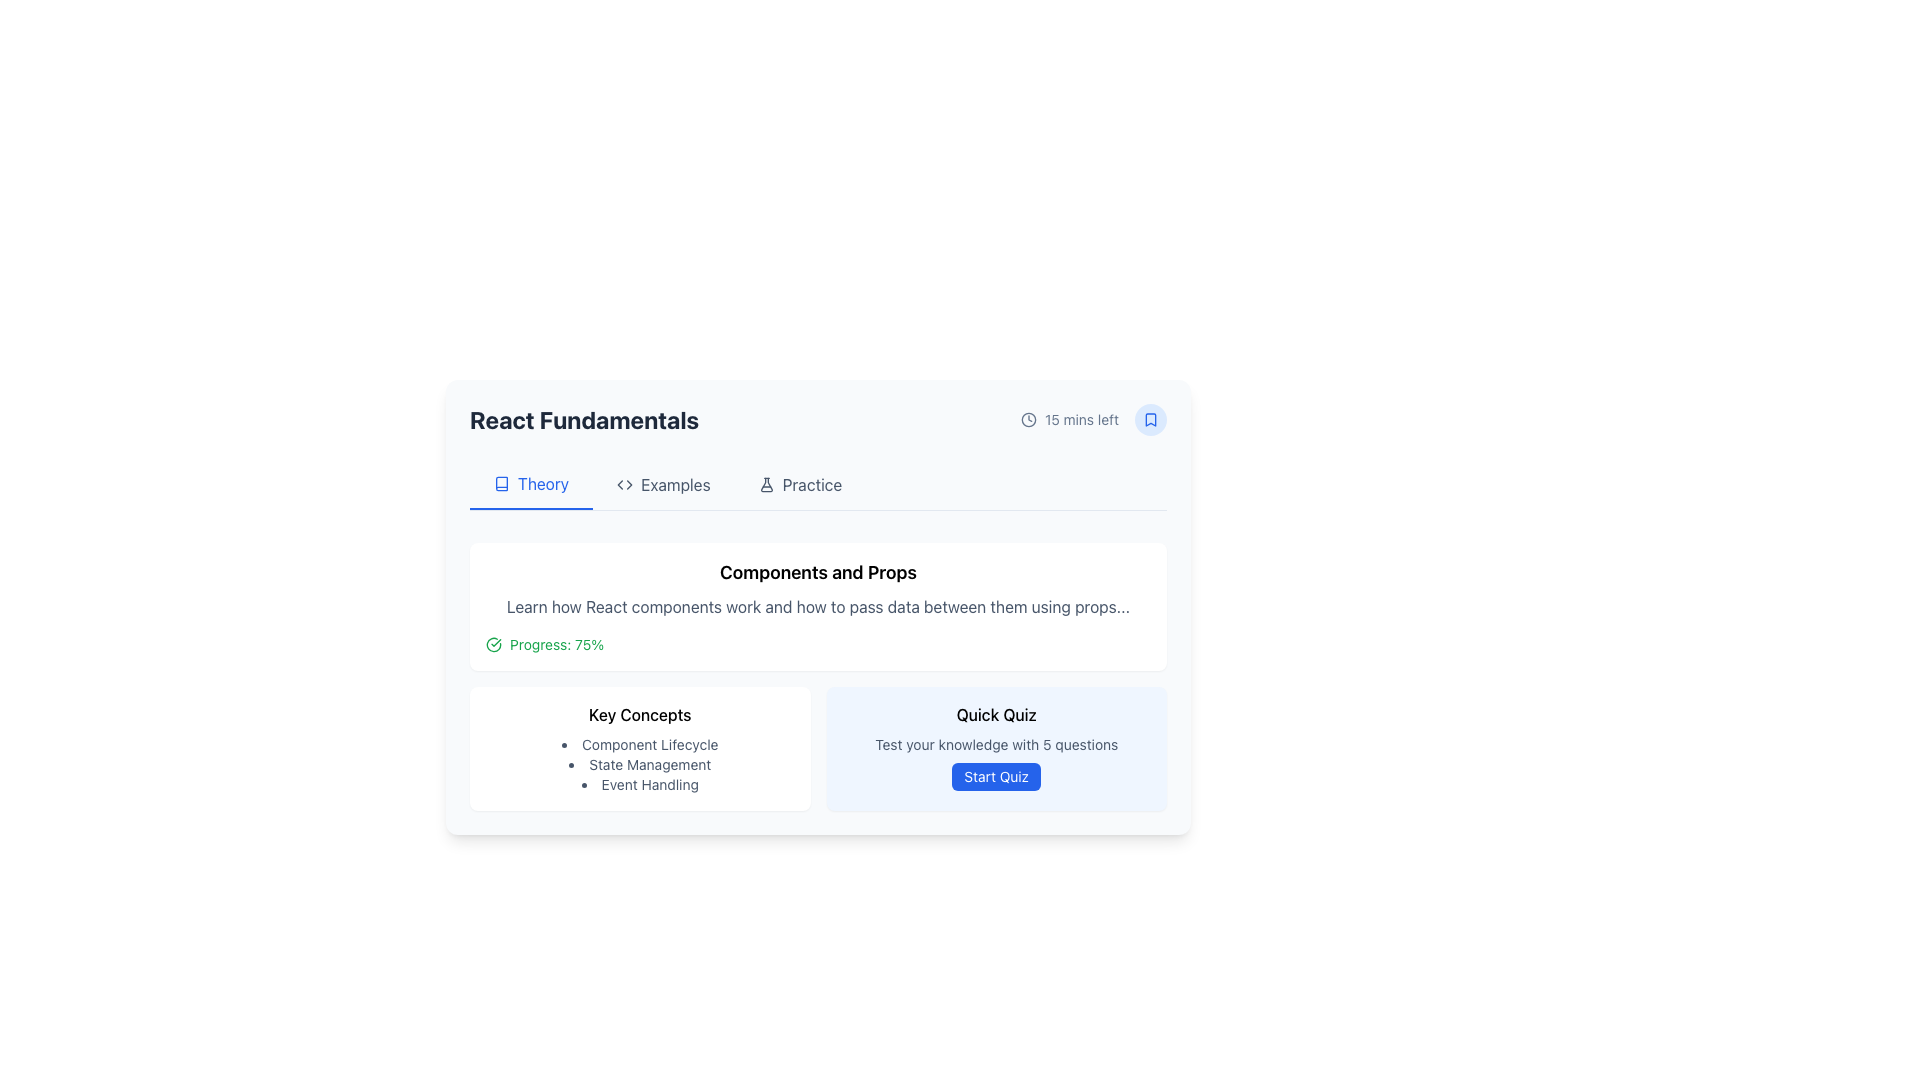 The width and height of the screenshot is (1920, 1080). I want to click on text content of the text label that reads 'State Management', which is the second item in the 'Key Concepts' list, so click(640, 764).